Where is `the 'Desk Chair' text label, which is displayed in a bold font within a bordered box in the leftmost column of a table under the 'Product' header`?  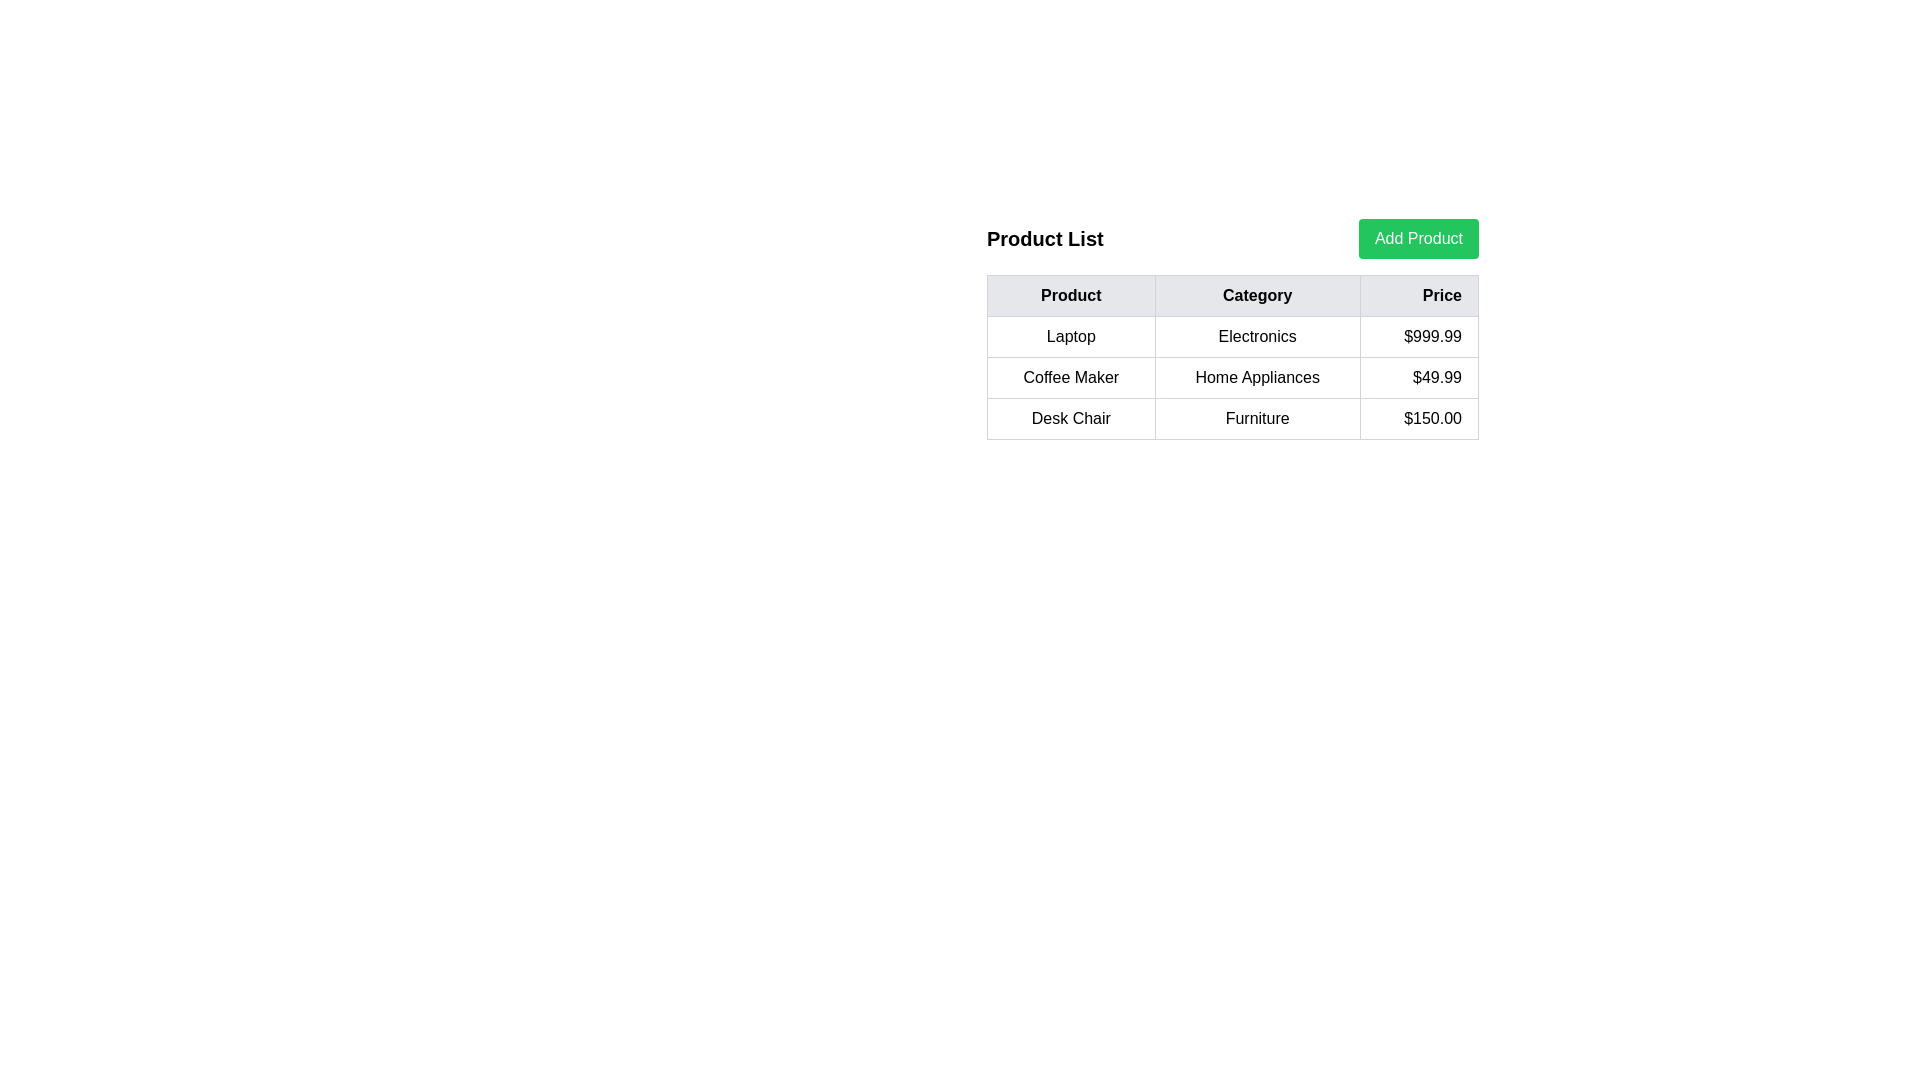 the 'Desk Chair' text label, which is displayed in a bold font within a bordered box in the leftmost column of a table under the 'Product' header is located at coordinates (1070, 418).